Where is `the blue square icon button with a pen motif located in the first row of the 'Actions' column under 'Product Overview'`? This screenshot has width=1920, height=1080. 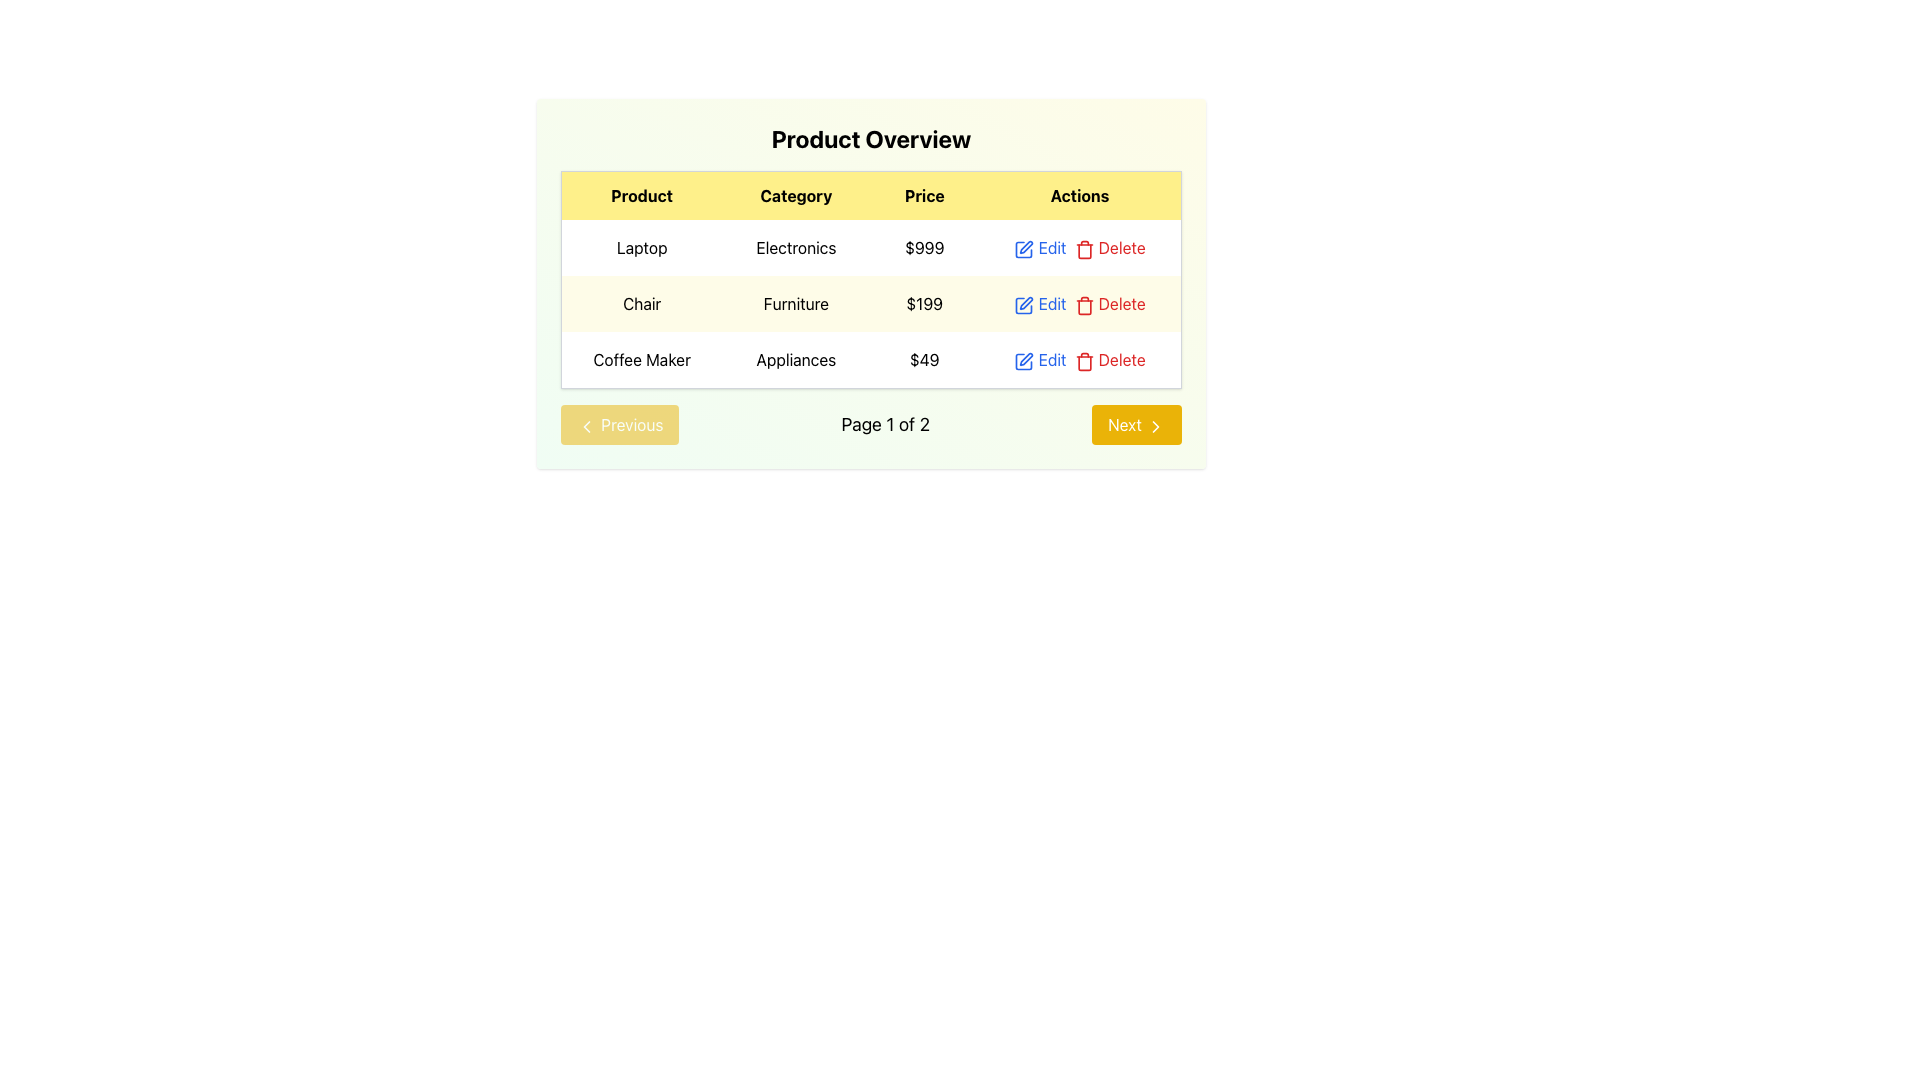 the blue square icon button with a pen motif located in the first row of the 'Actions' column under 'Product Overview' is located at coordinates (1023, 248).